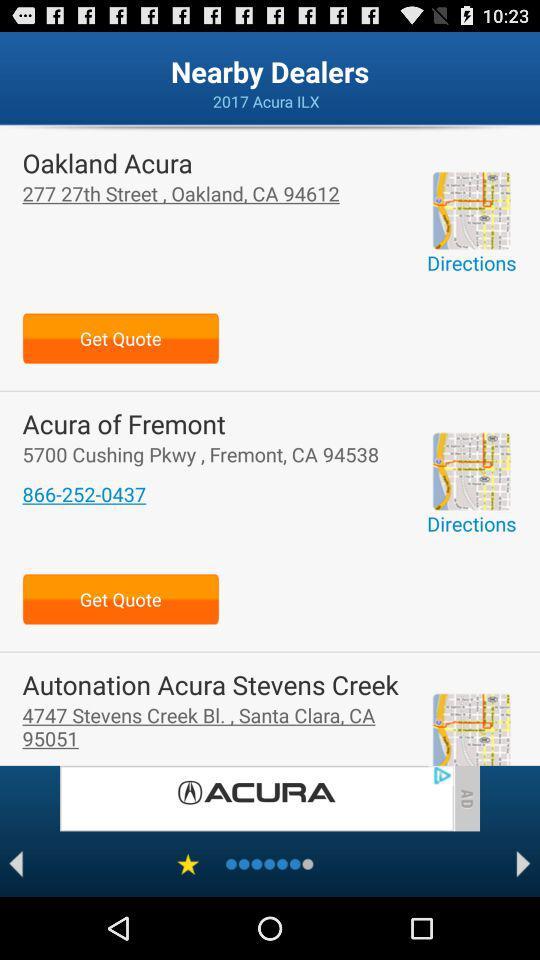 Image resolution: width=540 pixels, height=960 pixels. I want to click on map, so click(471, 210).